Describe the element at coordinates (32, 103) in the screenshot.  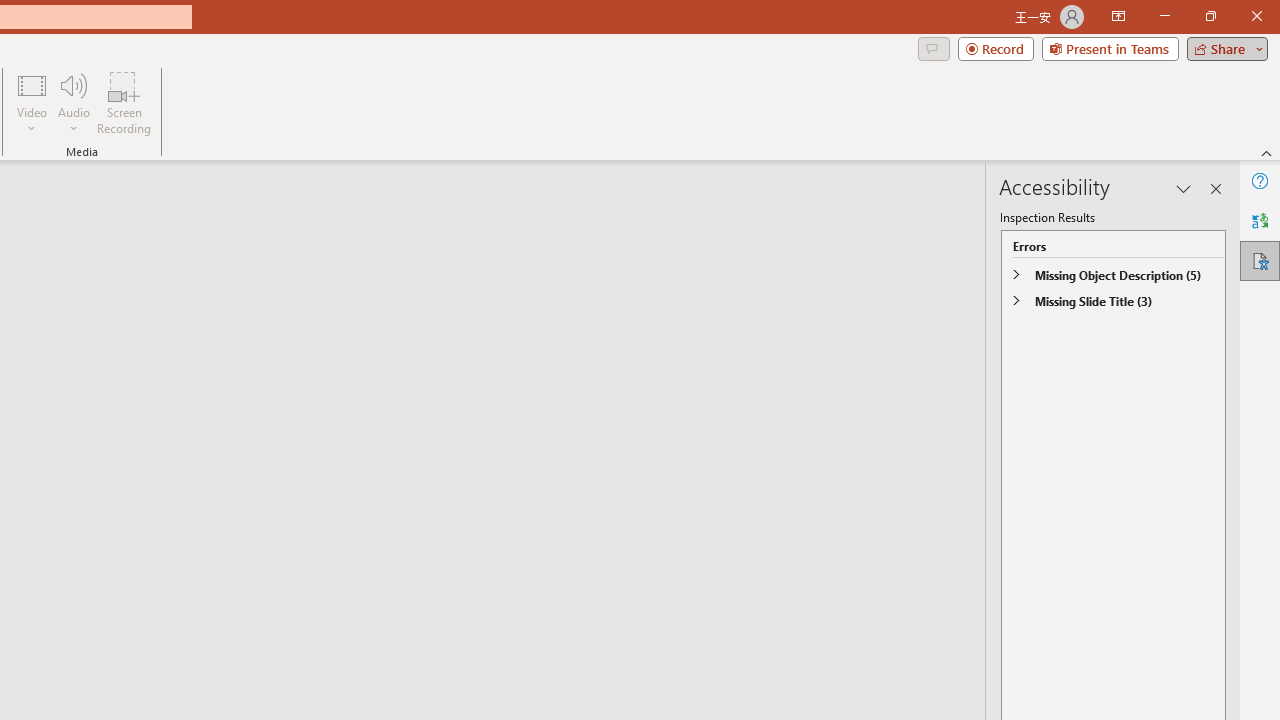
I see `'Video'` at that location.